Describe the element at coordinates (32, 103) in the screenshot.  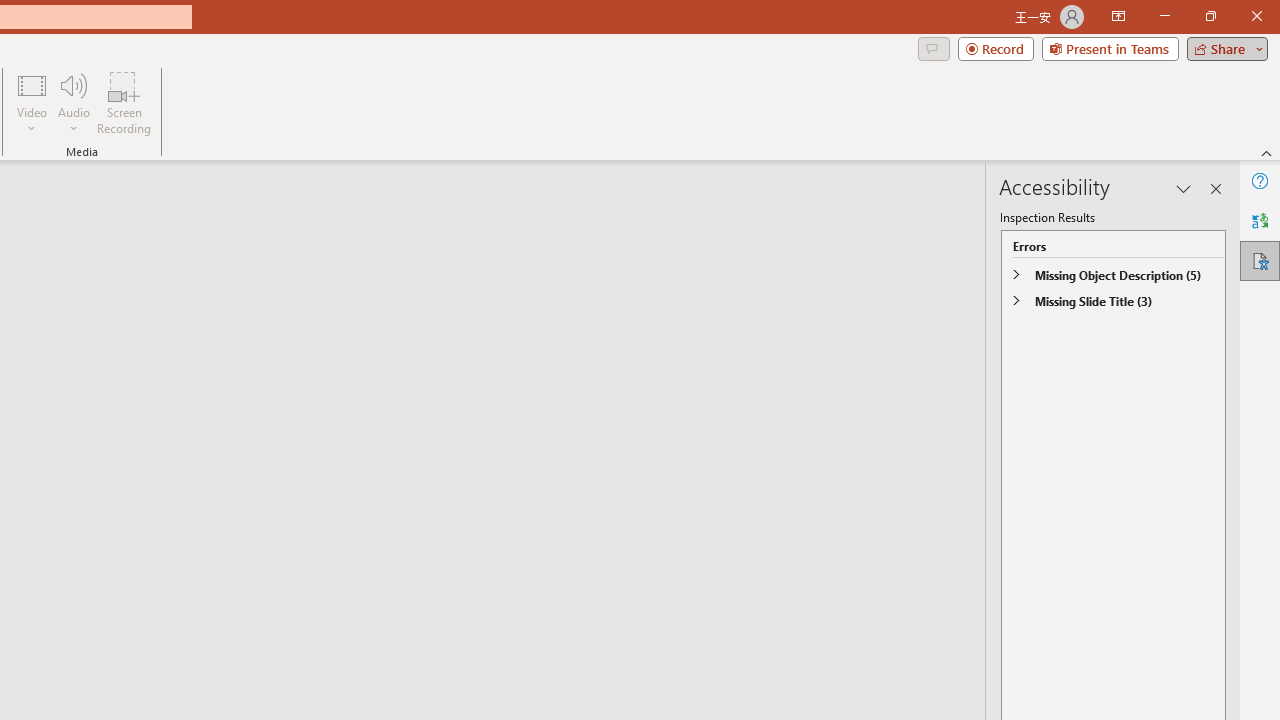
I see `'Video'` at that location.